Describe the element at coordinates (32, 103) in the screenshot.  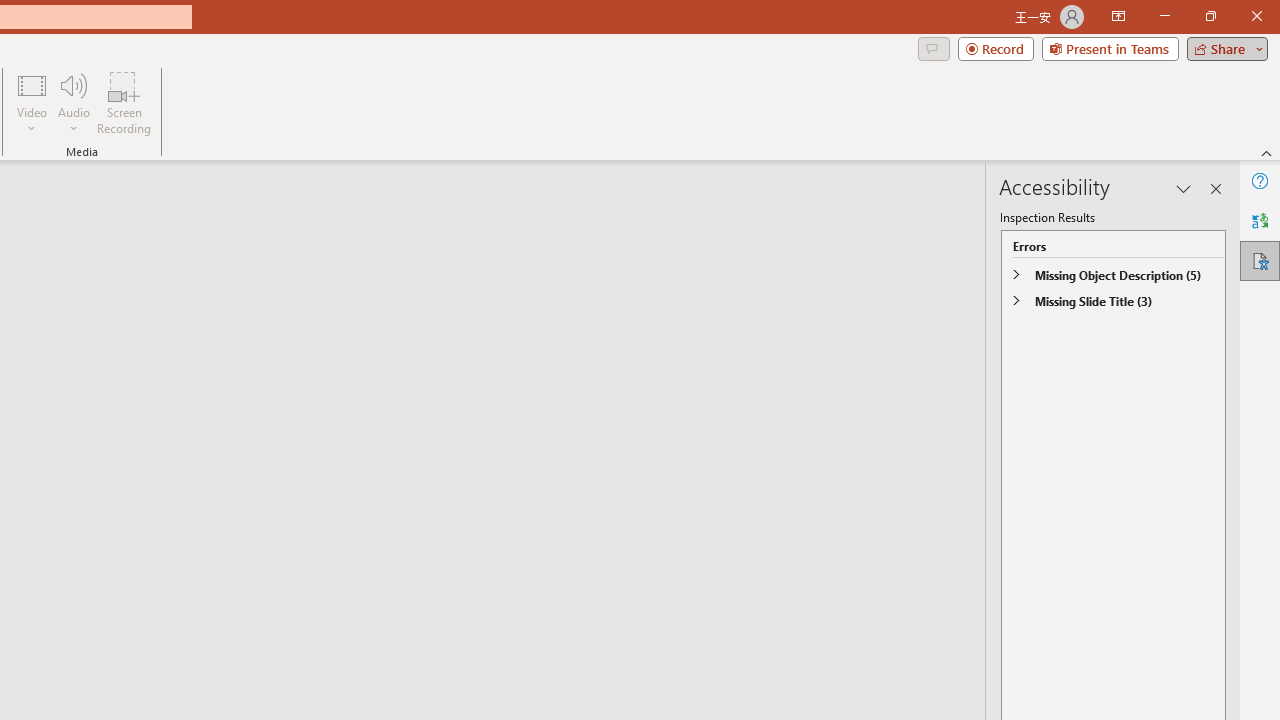
I see `'Video'` at that location.